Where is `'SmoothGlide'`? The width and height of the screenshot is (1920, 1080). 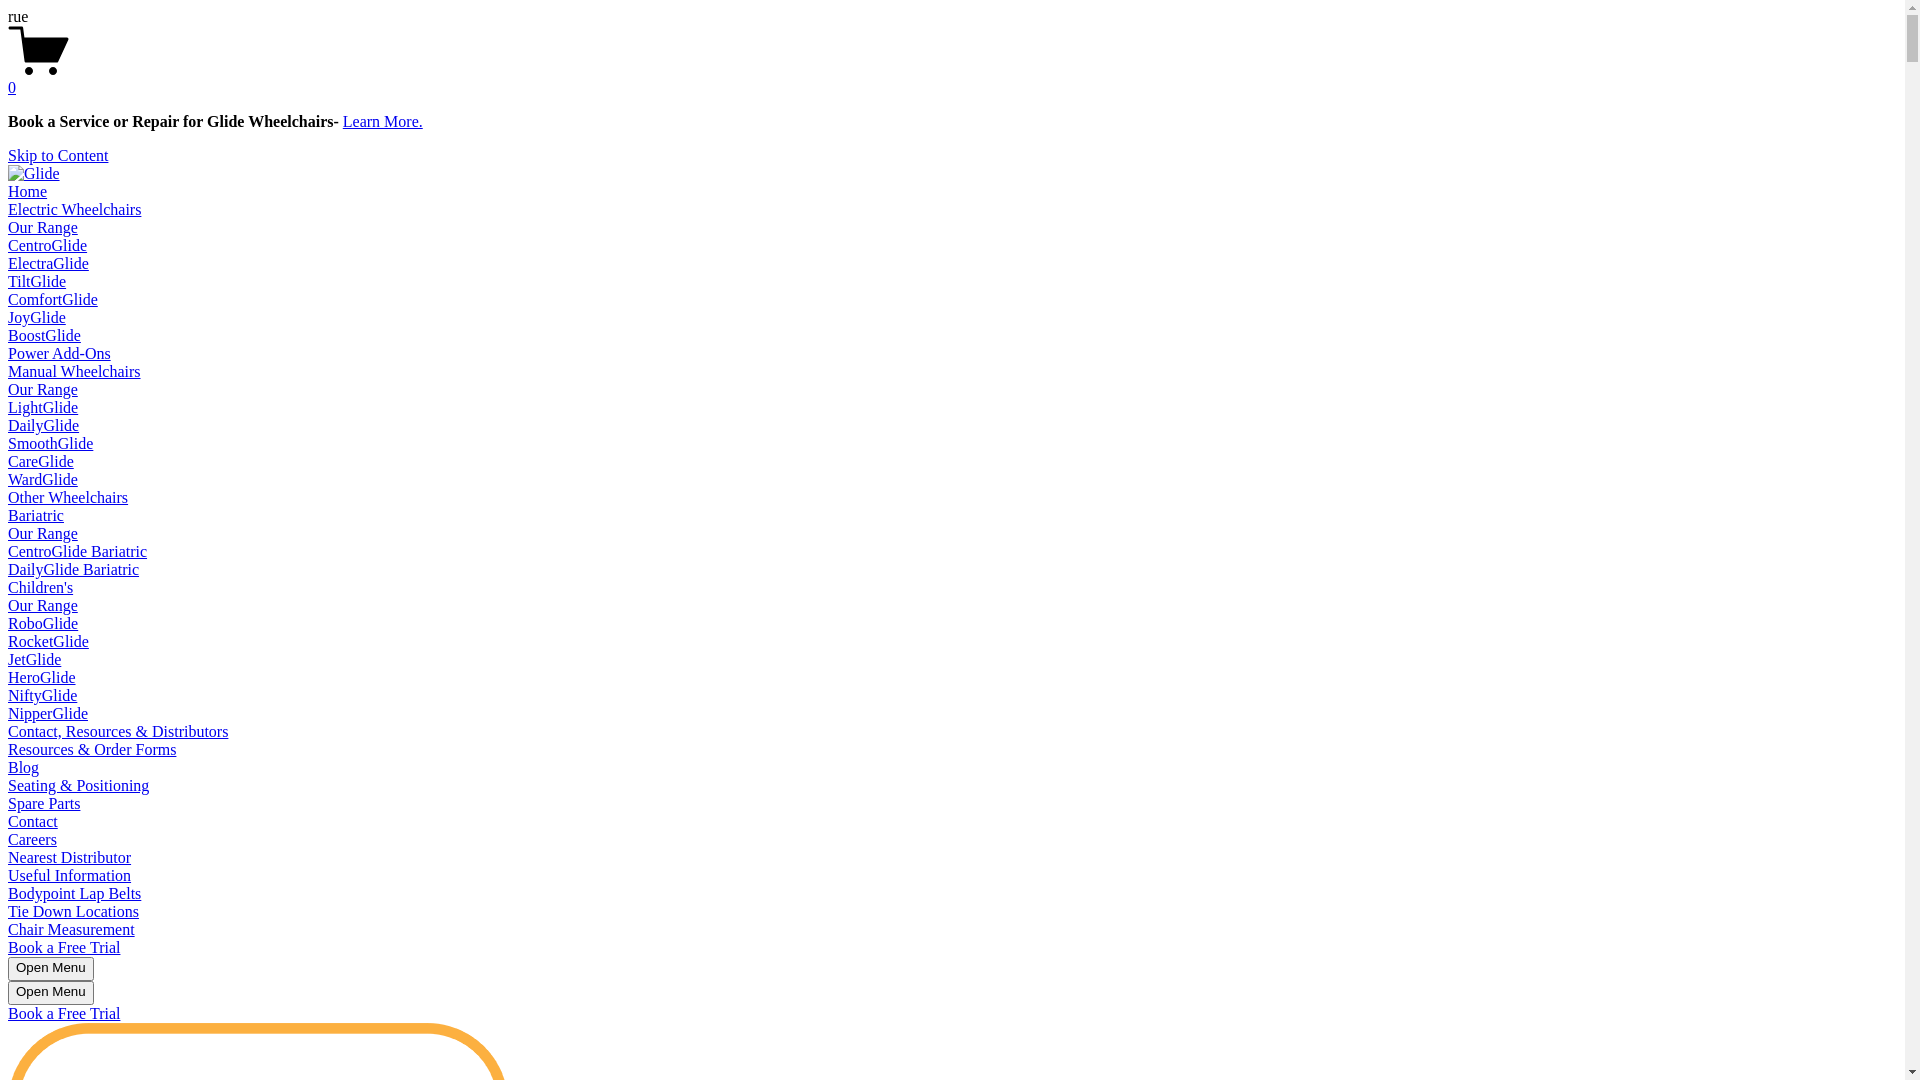
'SmoothGlide' is located at coordinates (50, 442).